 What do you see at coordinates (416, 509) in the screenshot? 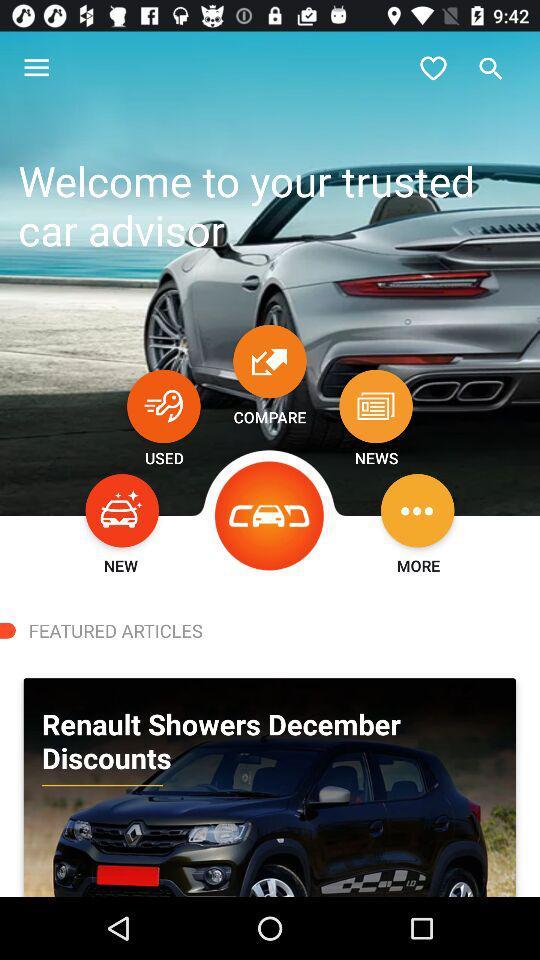
I see `the more icon` at bounding box center [416, 509].